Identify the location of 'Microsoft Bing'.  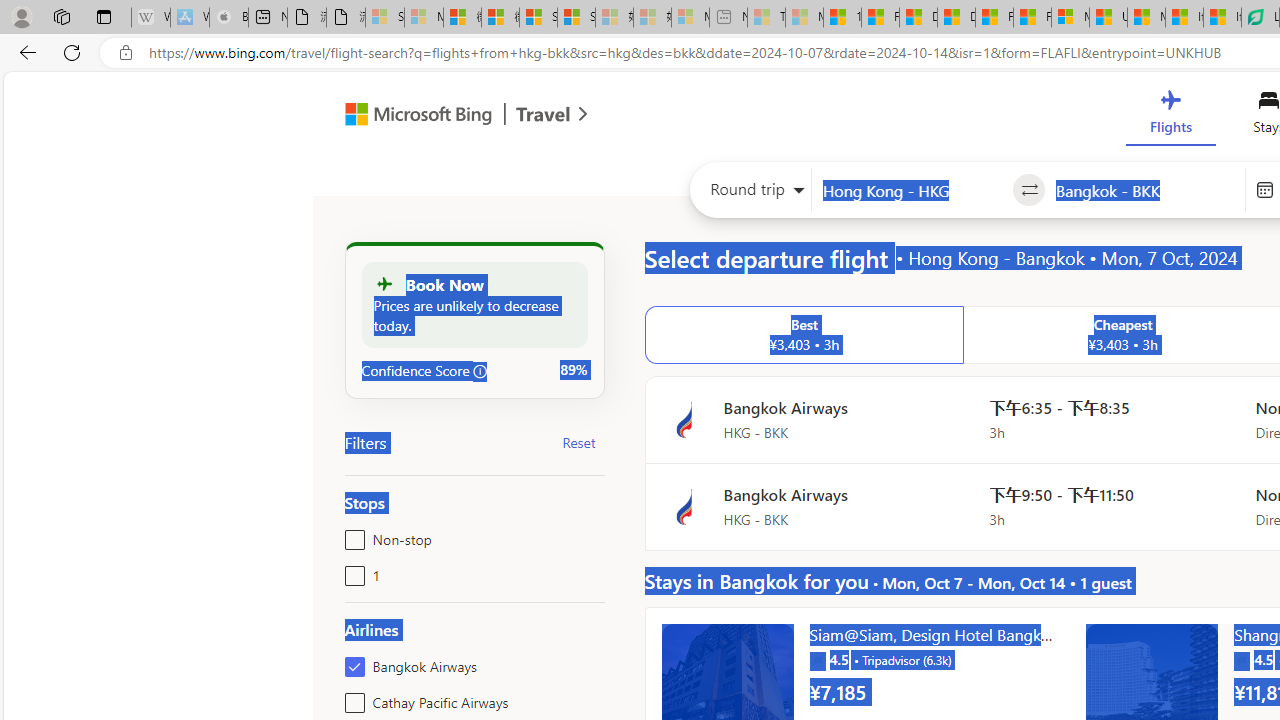
(409, 117).